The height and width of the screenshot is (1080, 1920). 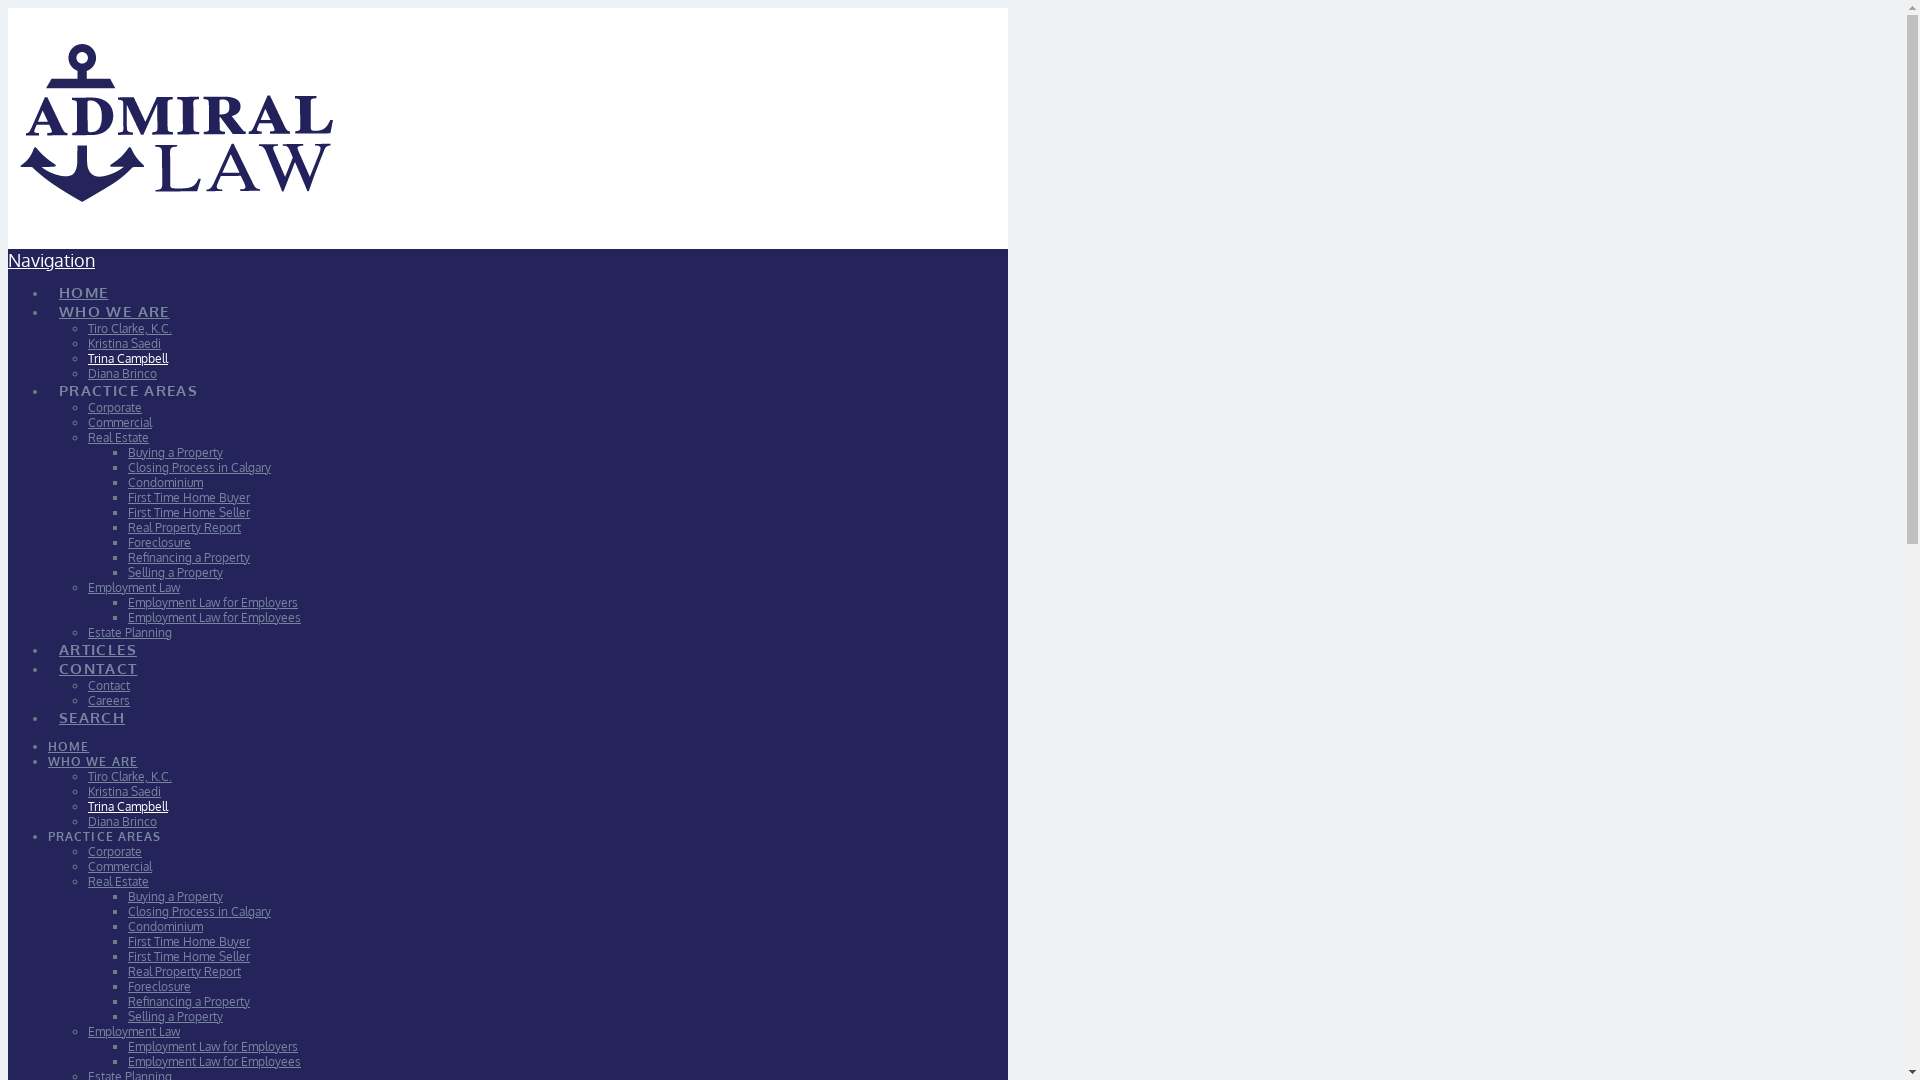 What do you see at coordinates (128, 327) in the screenshot?
I see `'Tiro Clarke, K.C.'` at bounding box center [128, 327].